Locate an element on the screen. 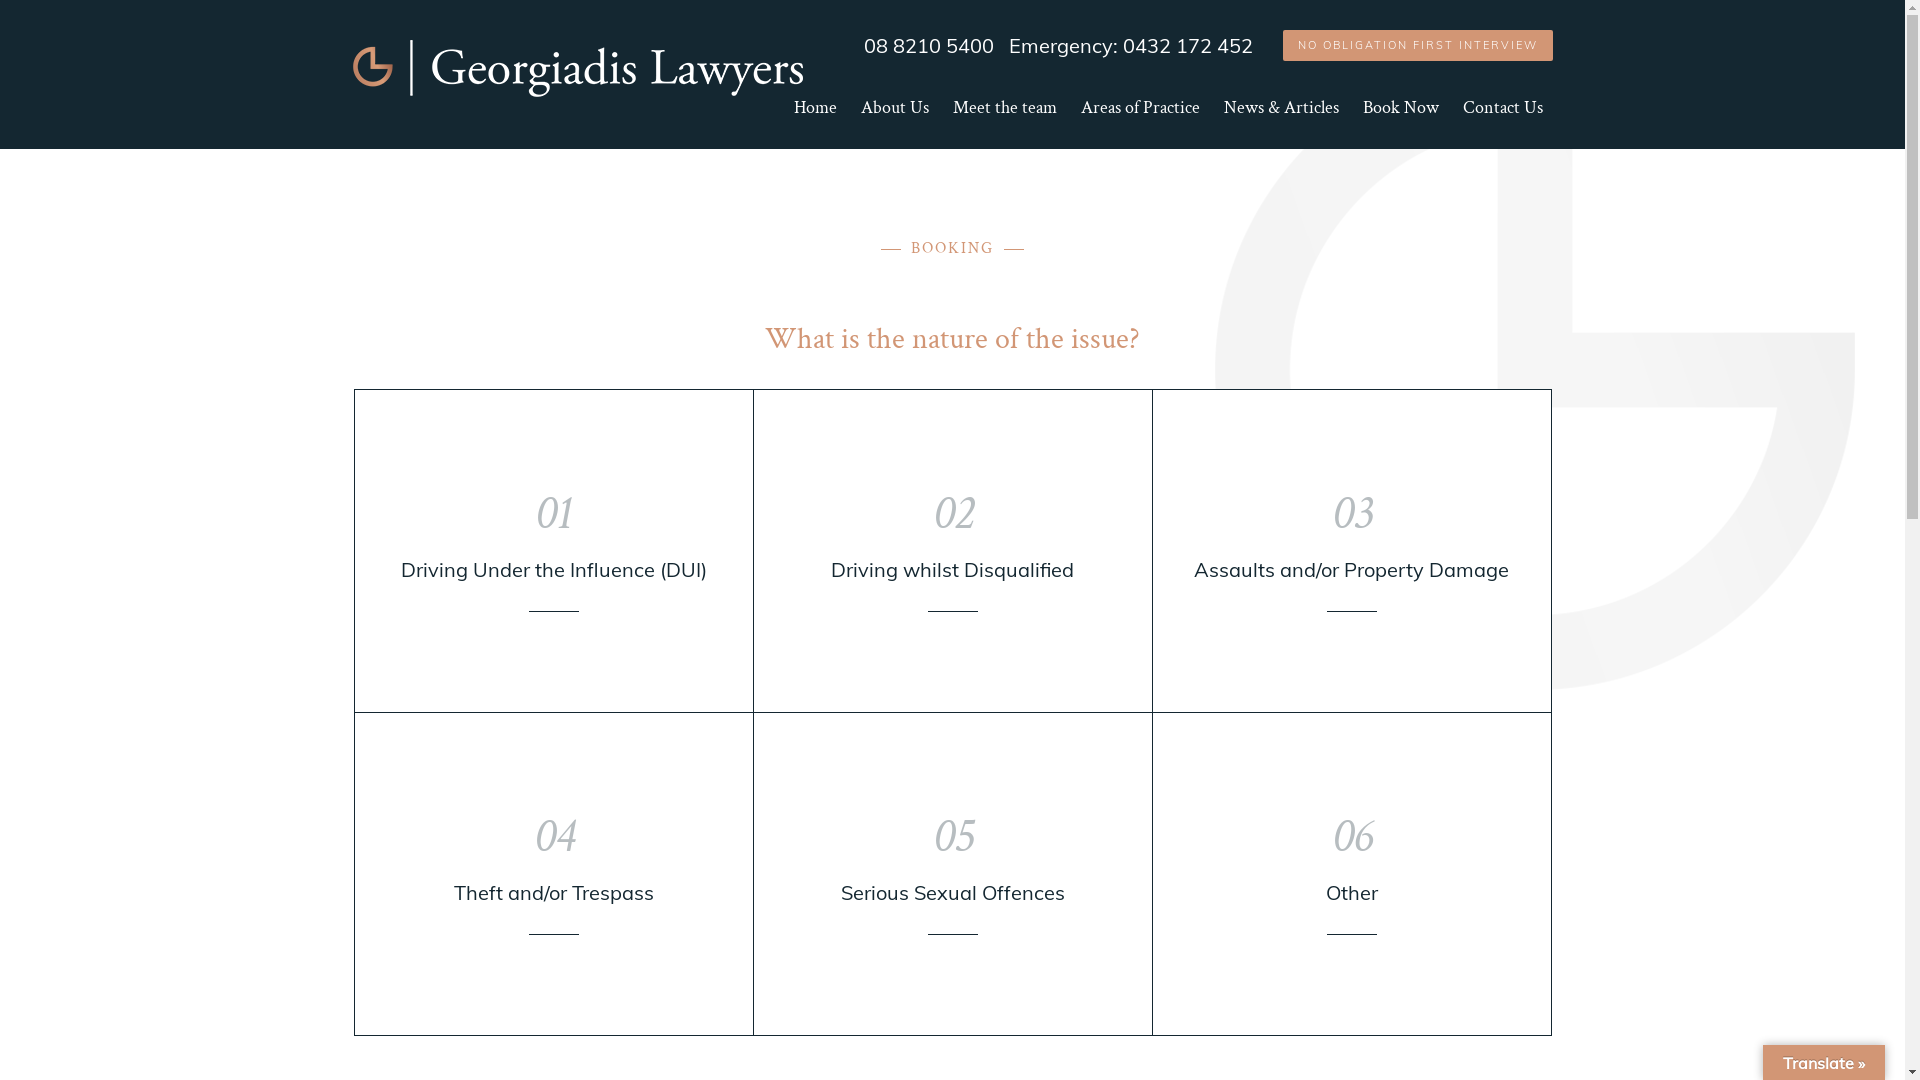 Image resolution: width=1920 pixels, height=1080 pixels. 'About Us' is located at coordinates (892, 123).